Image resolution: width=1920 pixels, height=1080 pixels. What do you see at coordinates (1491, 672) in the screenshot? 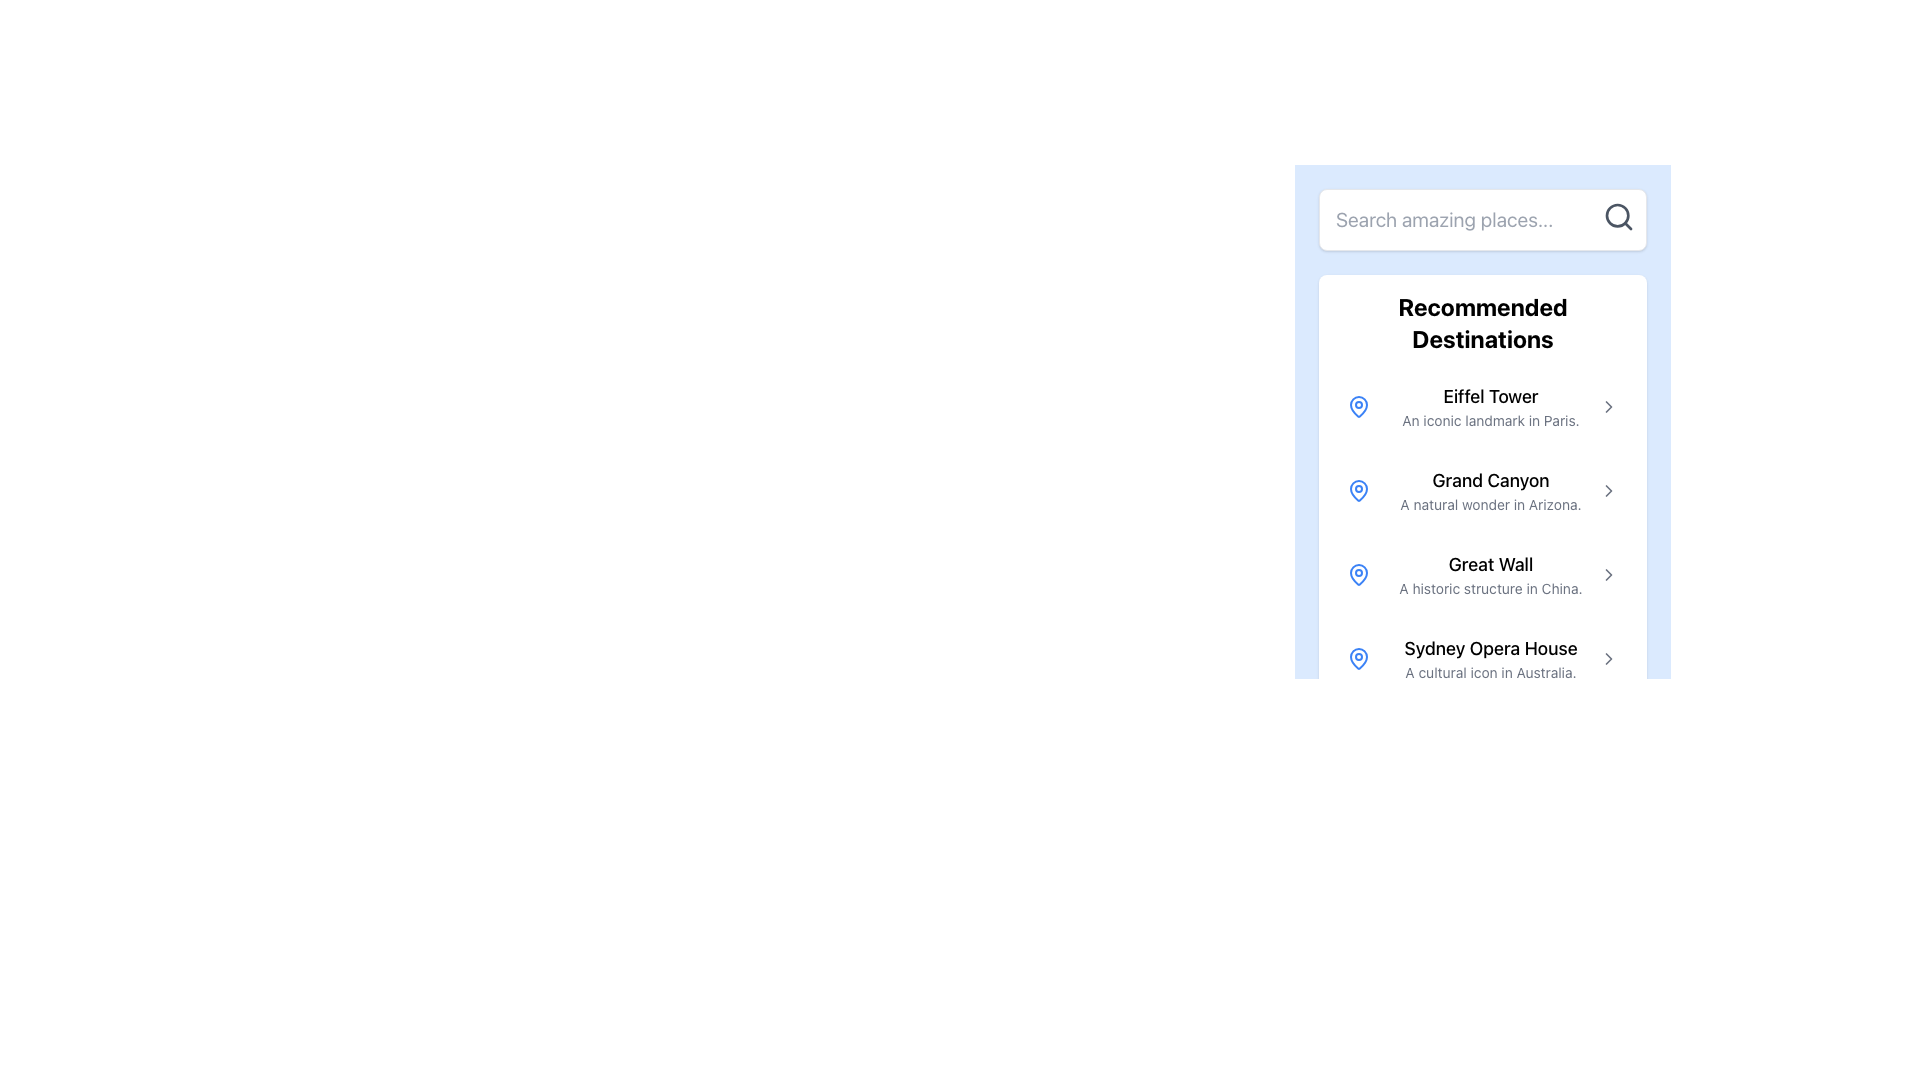
I see `the text label that reads 'A cultural icon in Australia.' located below the title 'Sydney Opera House' in the 'Recommended Destinations' list` at bounding box center [1491, 672].